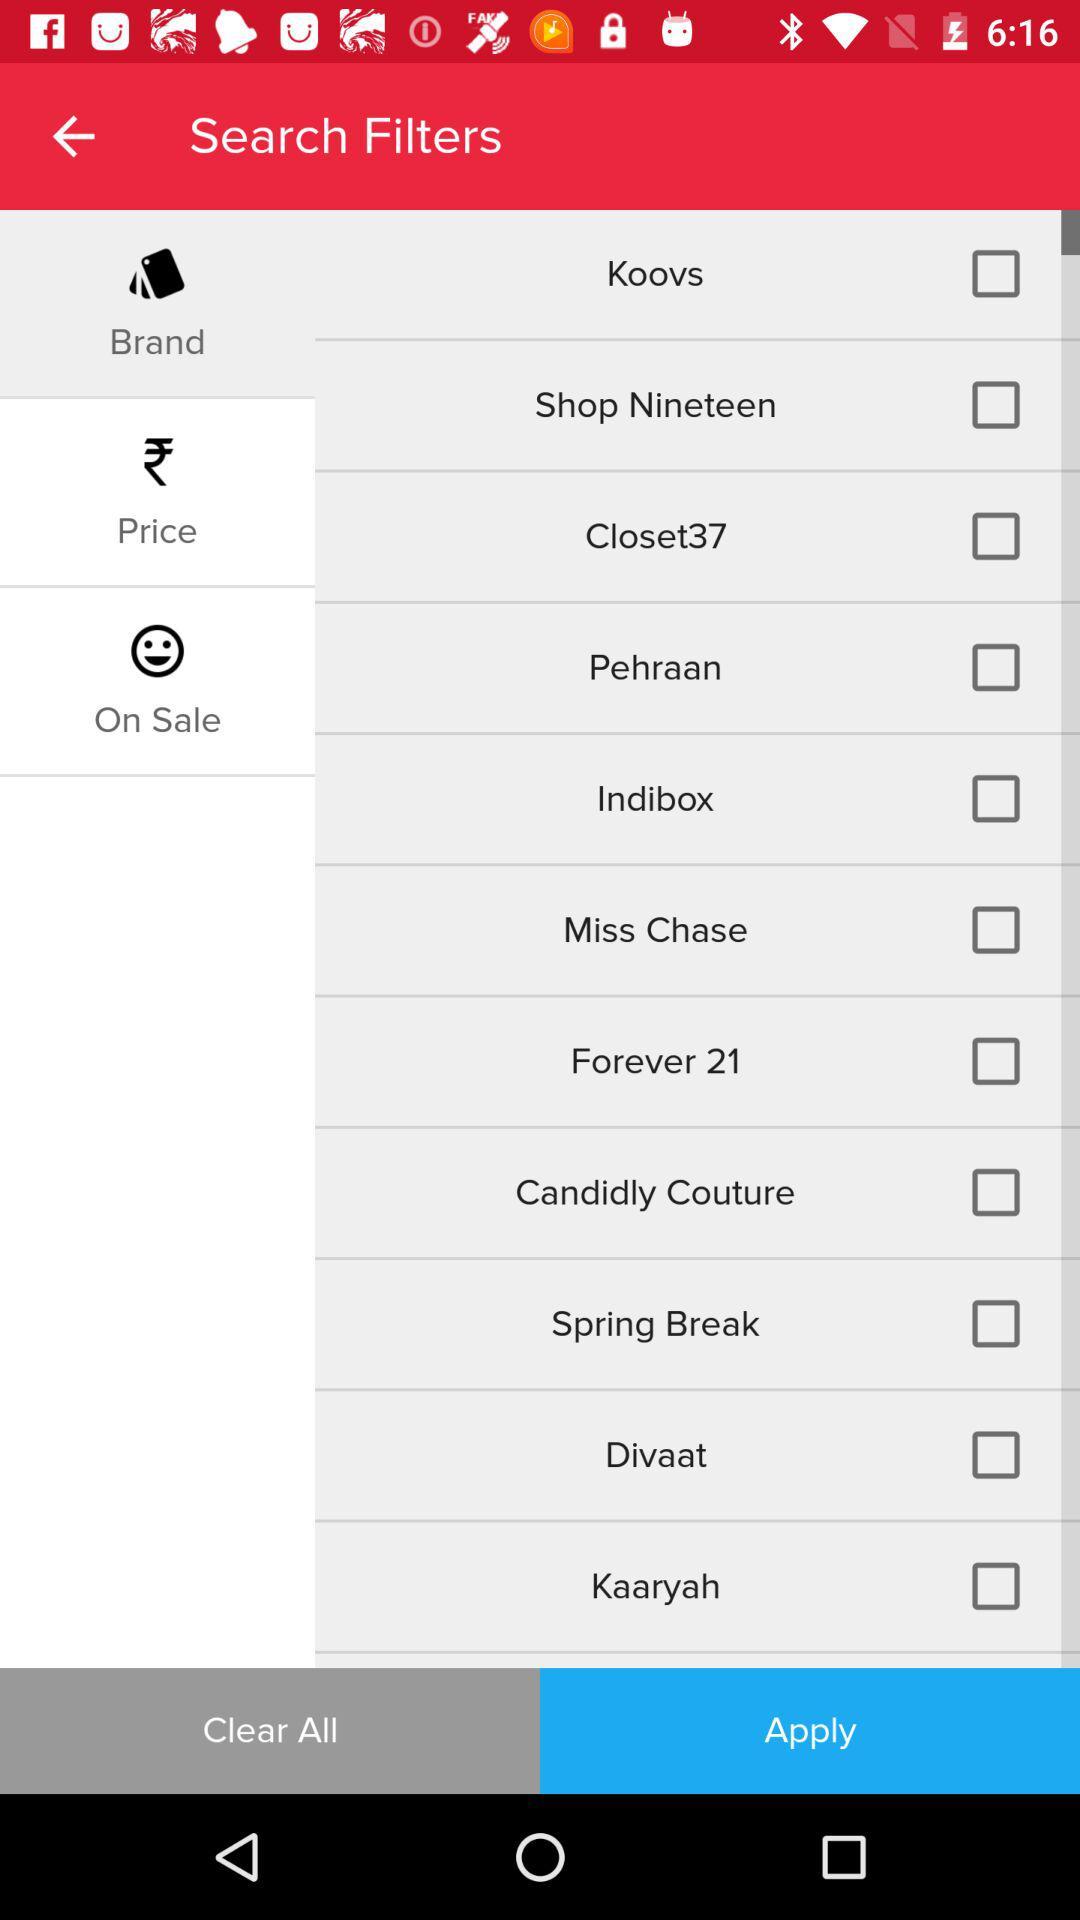  I want to click on icon to the left of the koovs item, so click(156, 342).